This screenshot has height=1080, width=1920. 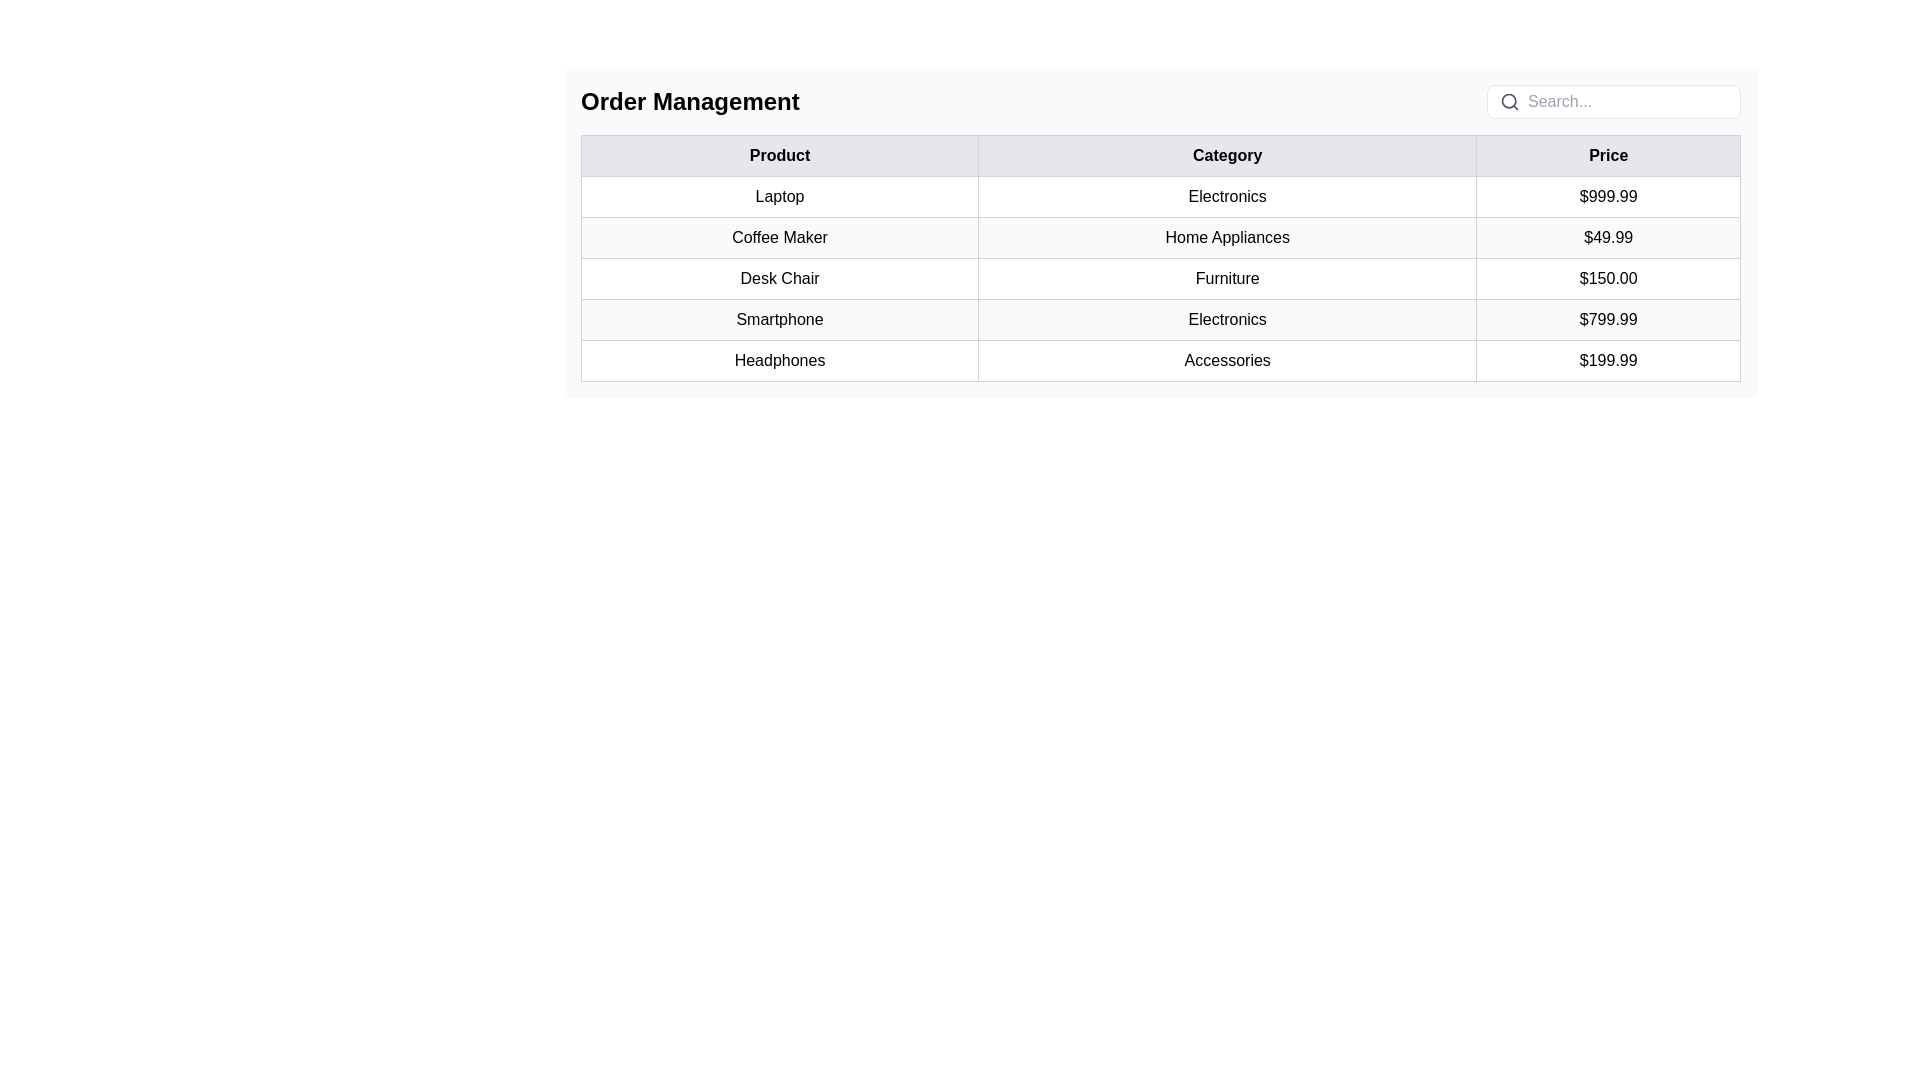 I want to click on the second row of the table which contains the product name 'Coffee Maker', category 'Home Appliances', and price '$49.99'. This row has a white background and is positioned directly under the header row, so click(x=1161, y=237).